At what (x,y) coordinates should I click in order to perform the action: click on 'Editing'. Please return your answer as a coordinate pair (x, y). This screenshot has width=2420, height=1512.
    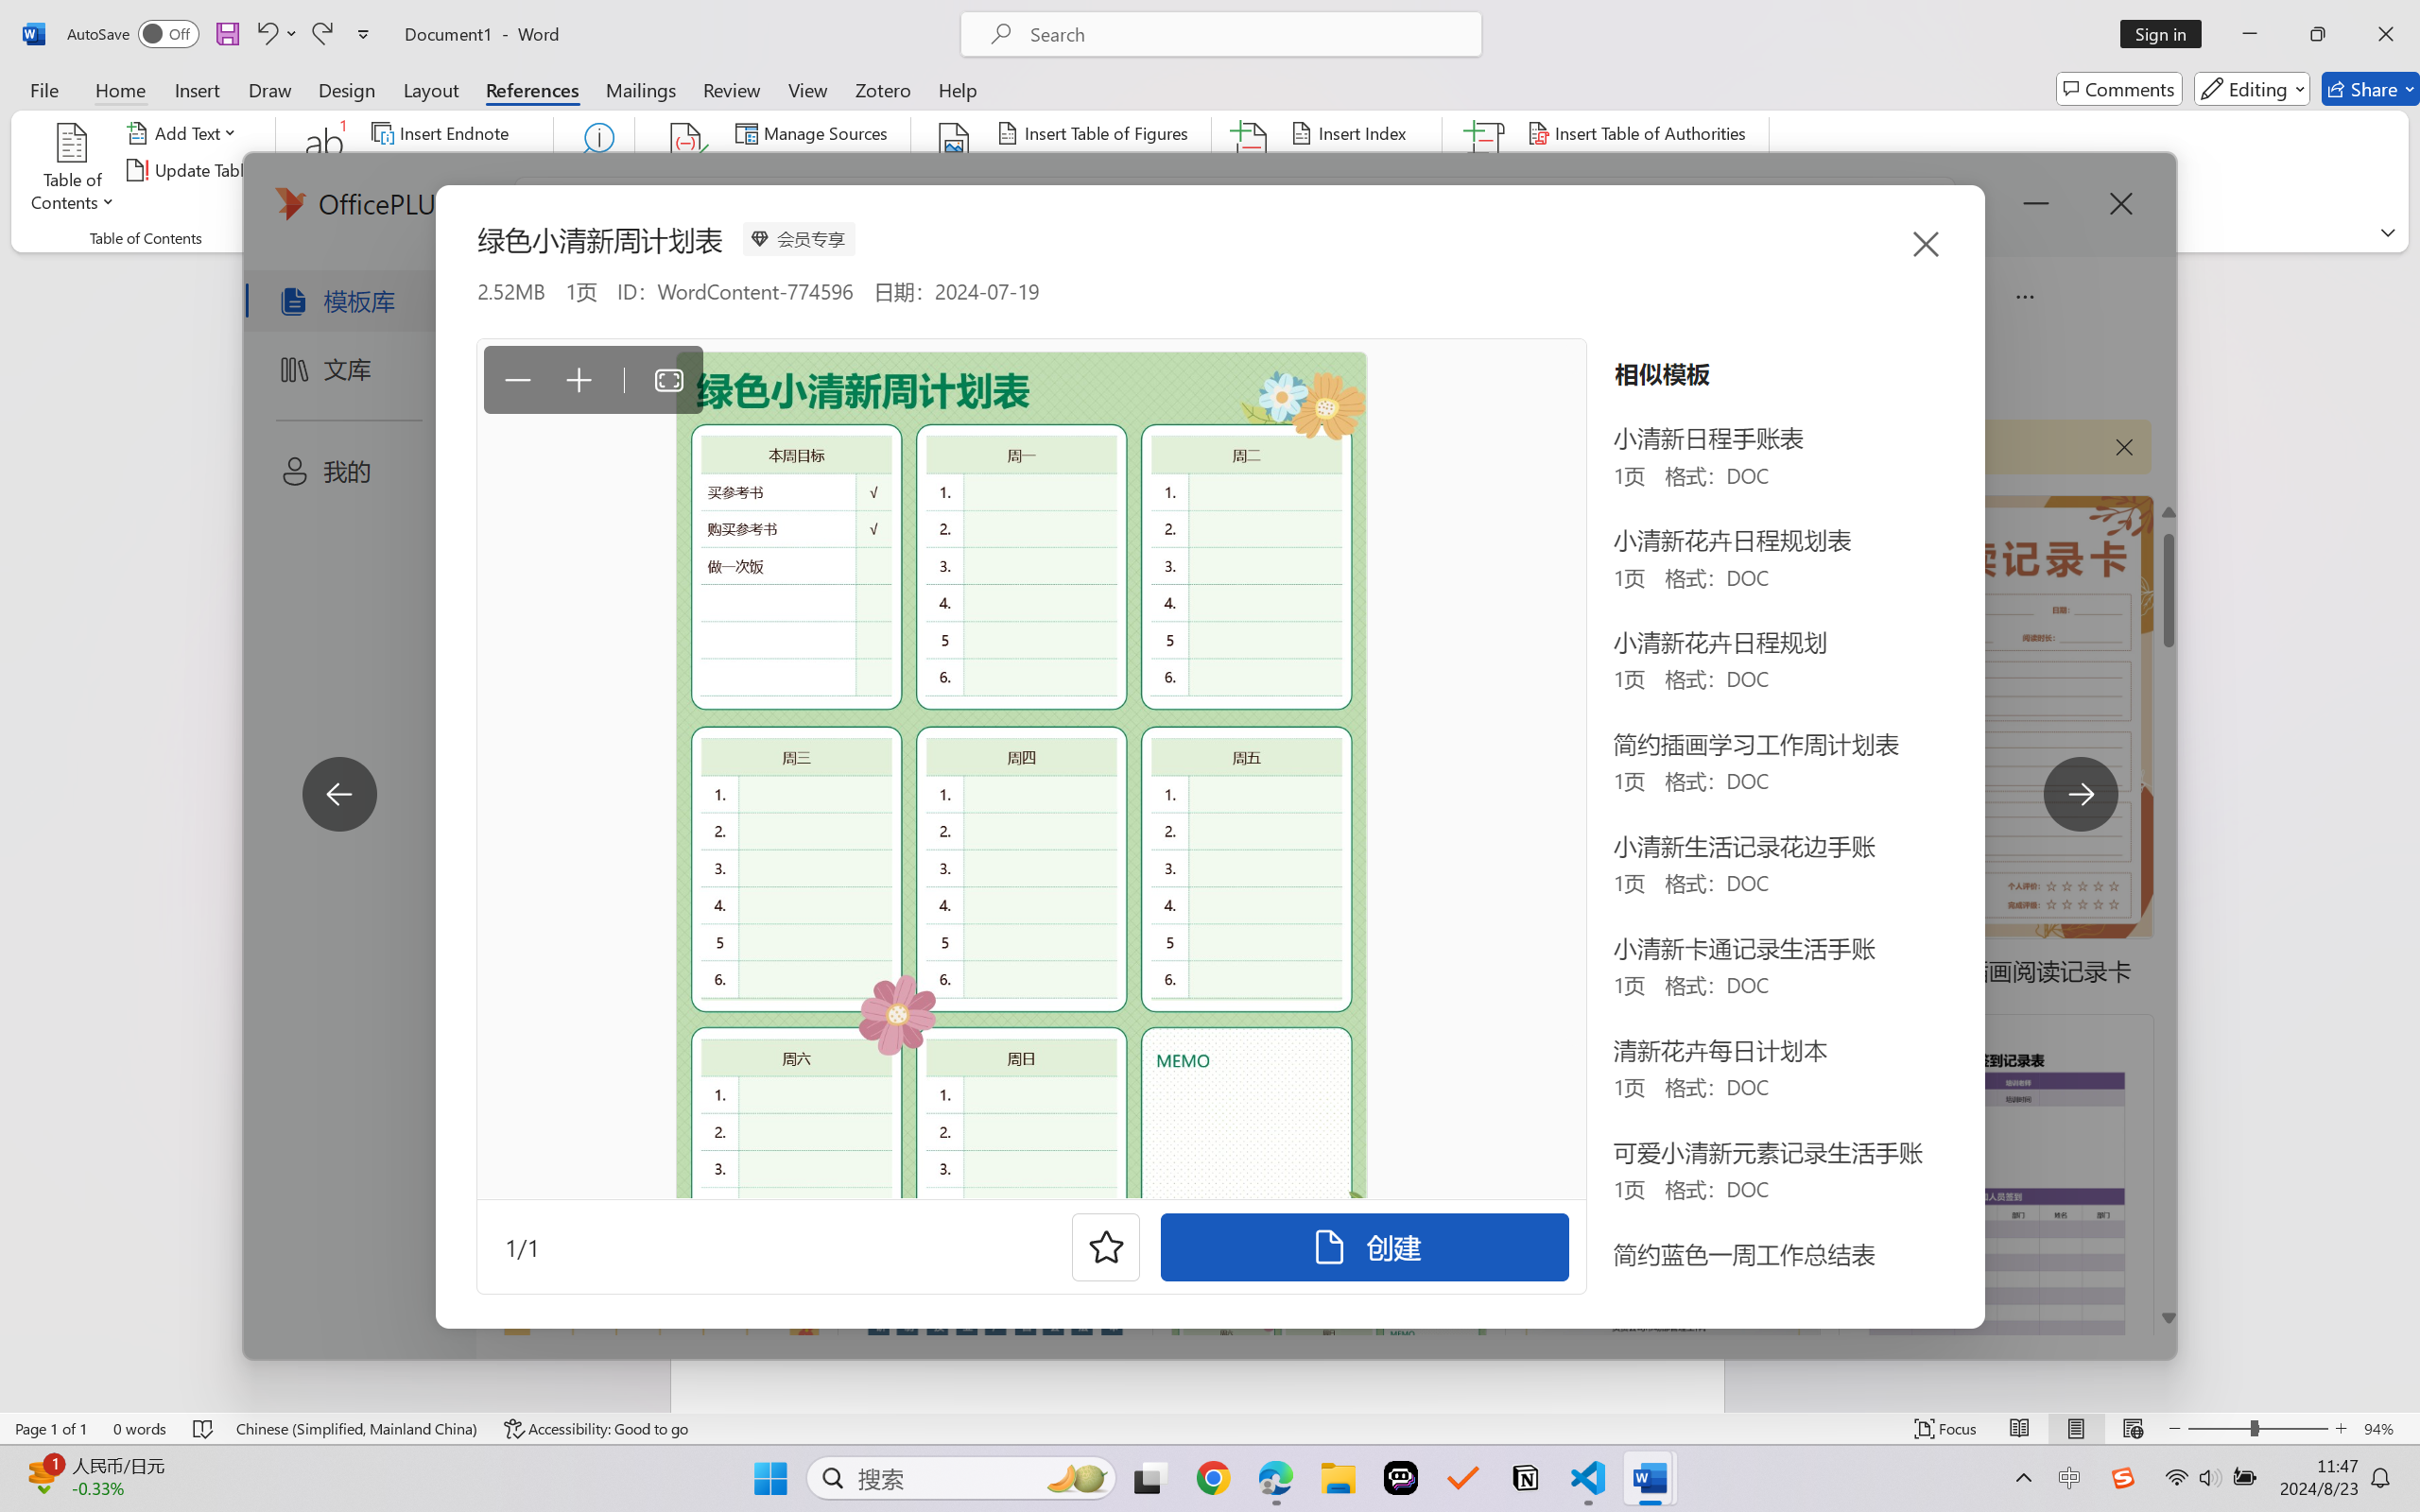
    Looking at the image, I should click on (2253, 88).